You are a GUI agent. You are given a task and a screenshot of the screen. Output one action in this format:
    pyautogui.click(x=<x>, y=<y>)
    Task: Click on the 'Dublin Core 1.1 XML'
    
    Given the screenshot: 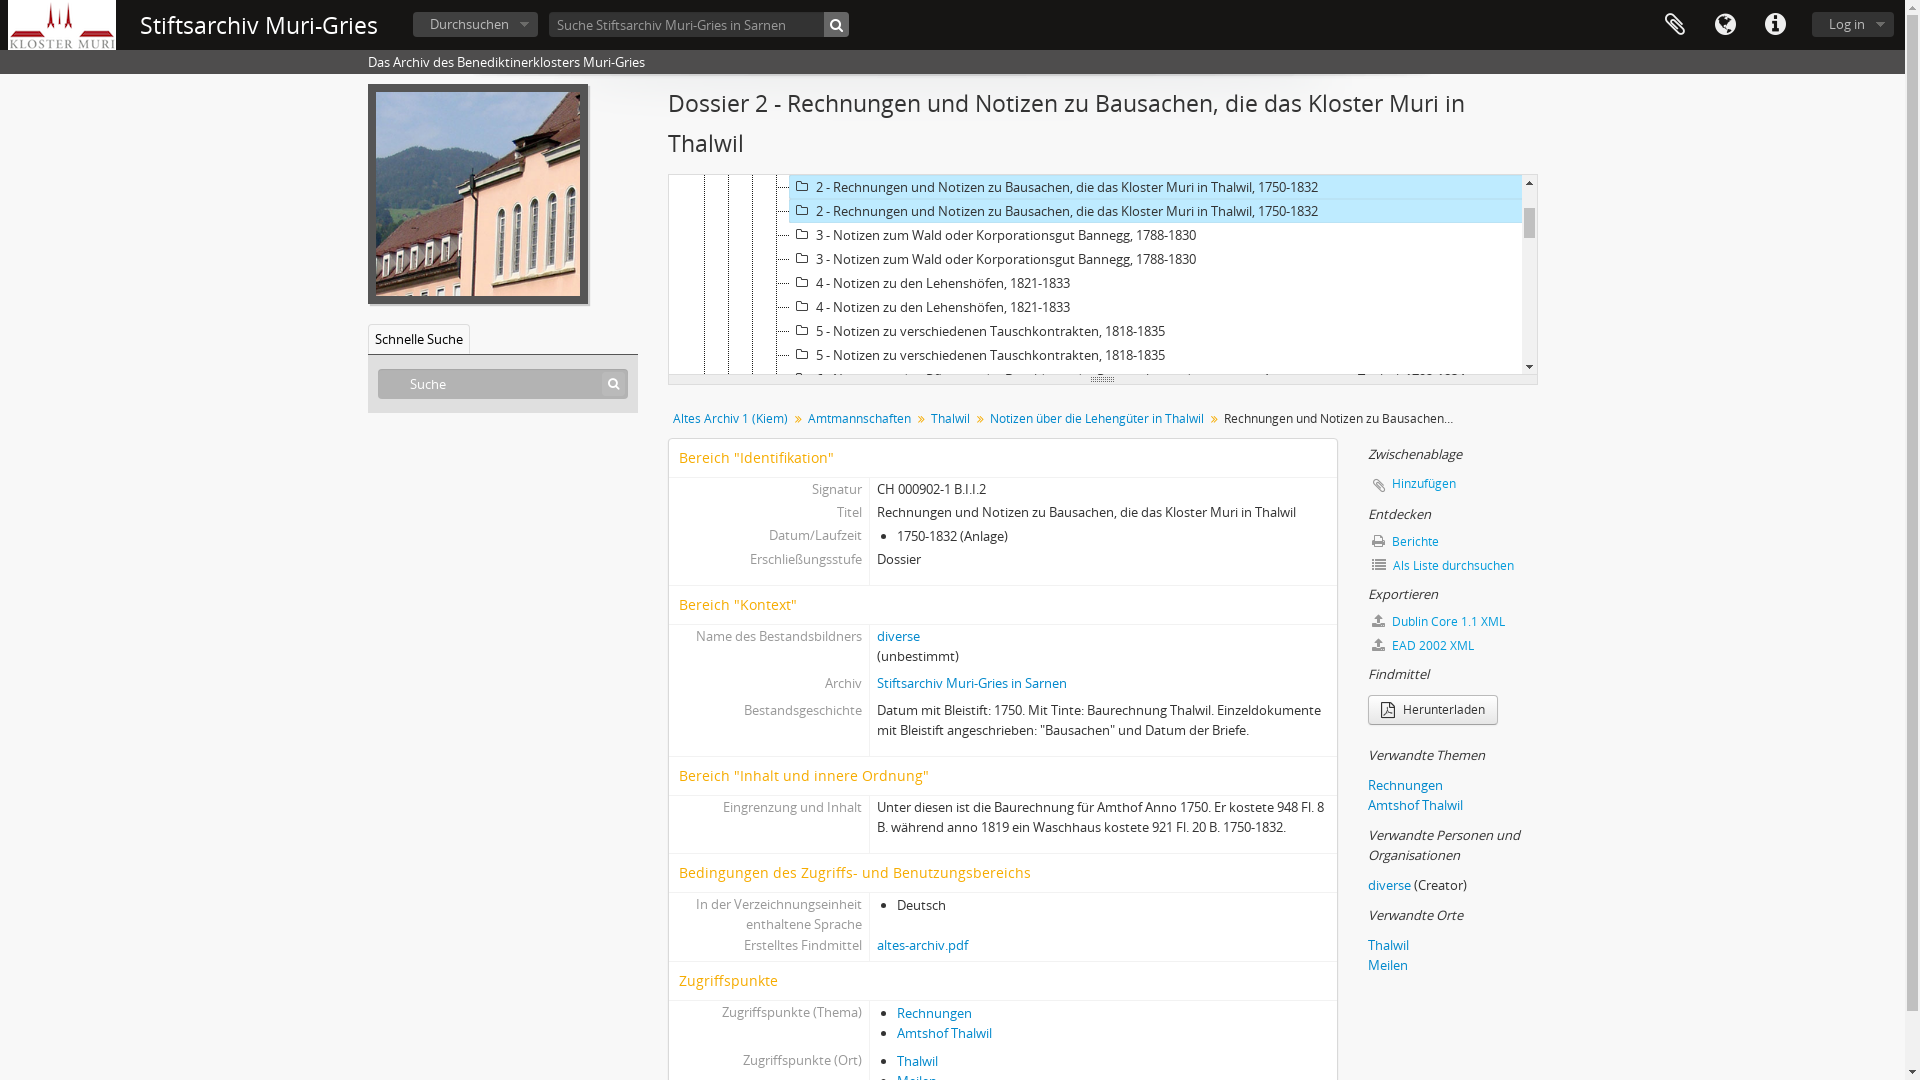 What is the action you would take?
    pyautogui.click(x=1453, y=620)
    